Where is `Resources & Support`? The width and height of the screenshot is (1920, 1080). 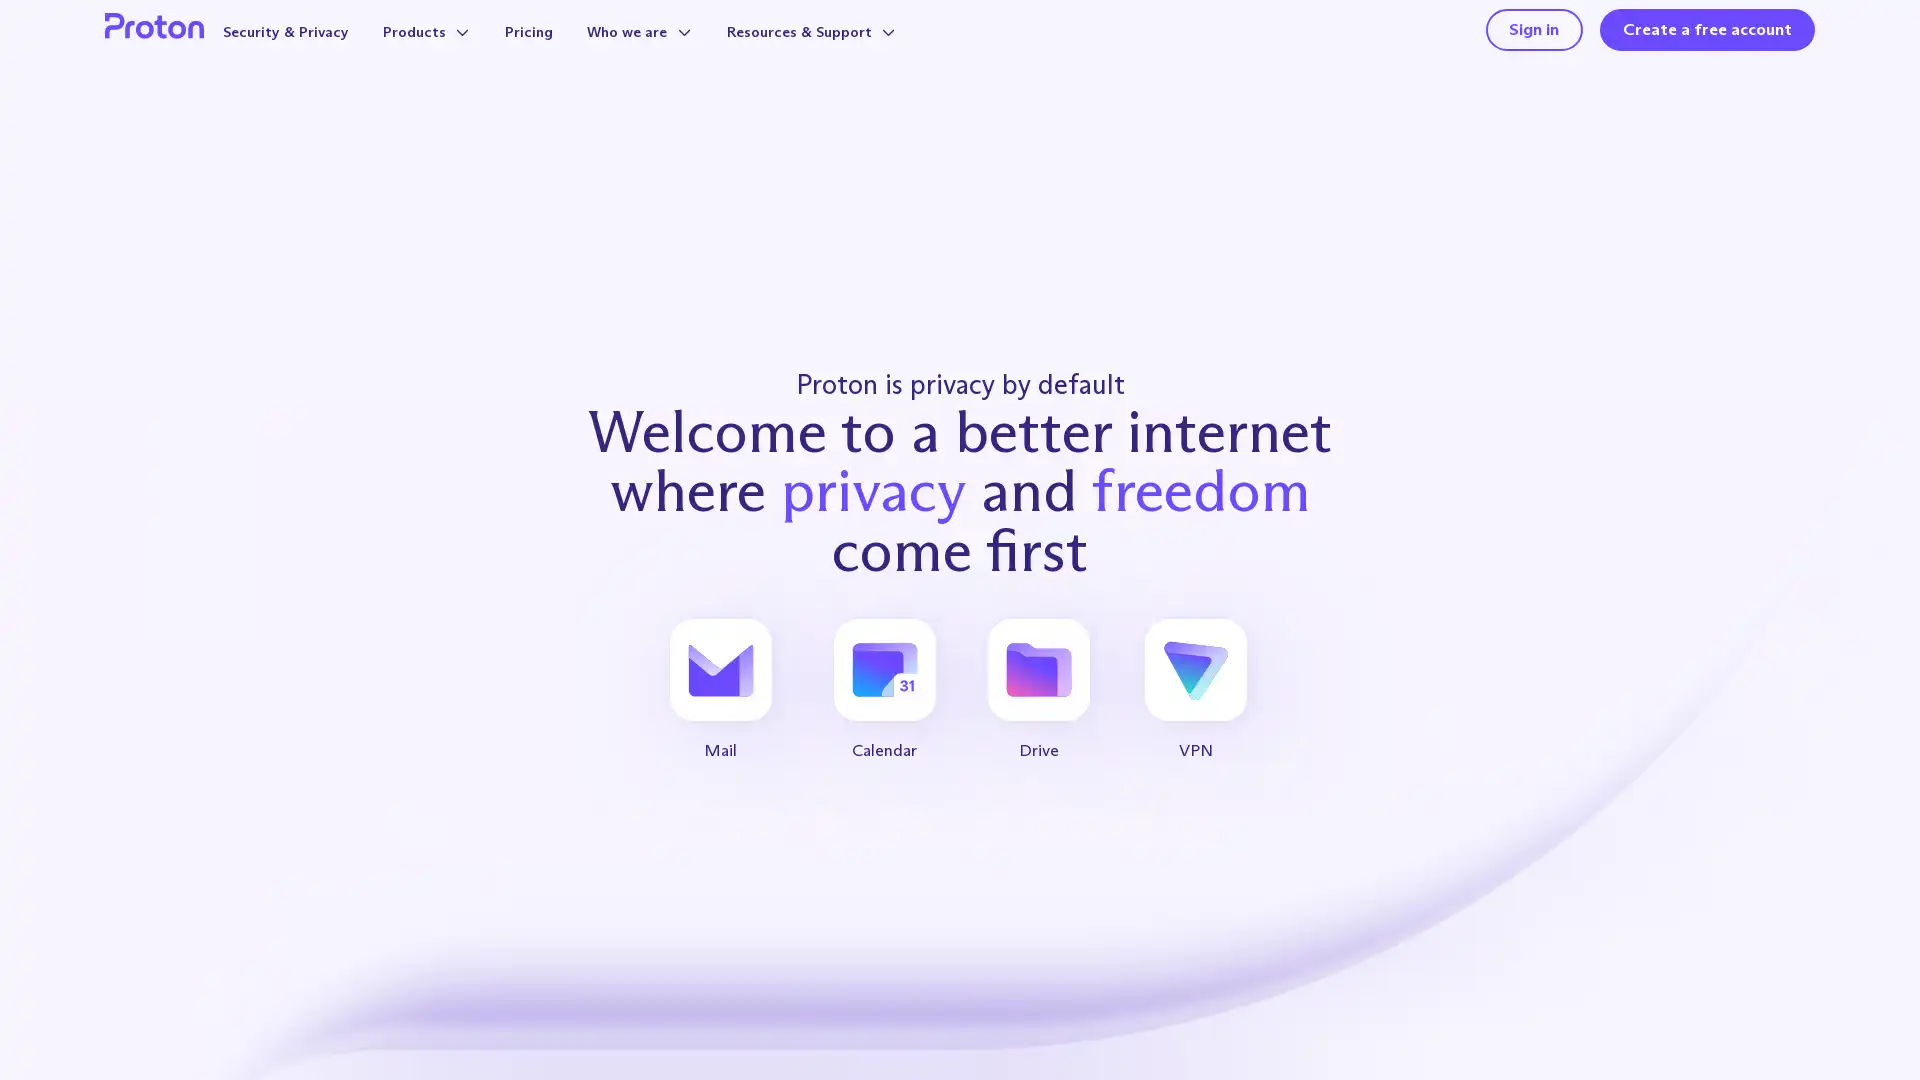 Resources & Support is located at coordinates (864, 51).